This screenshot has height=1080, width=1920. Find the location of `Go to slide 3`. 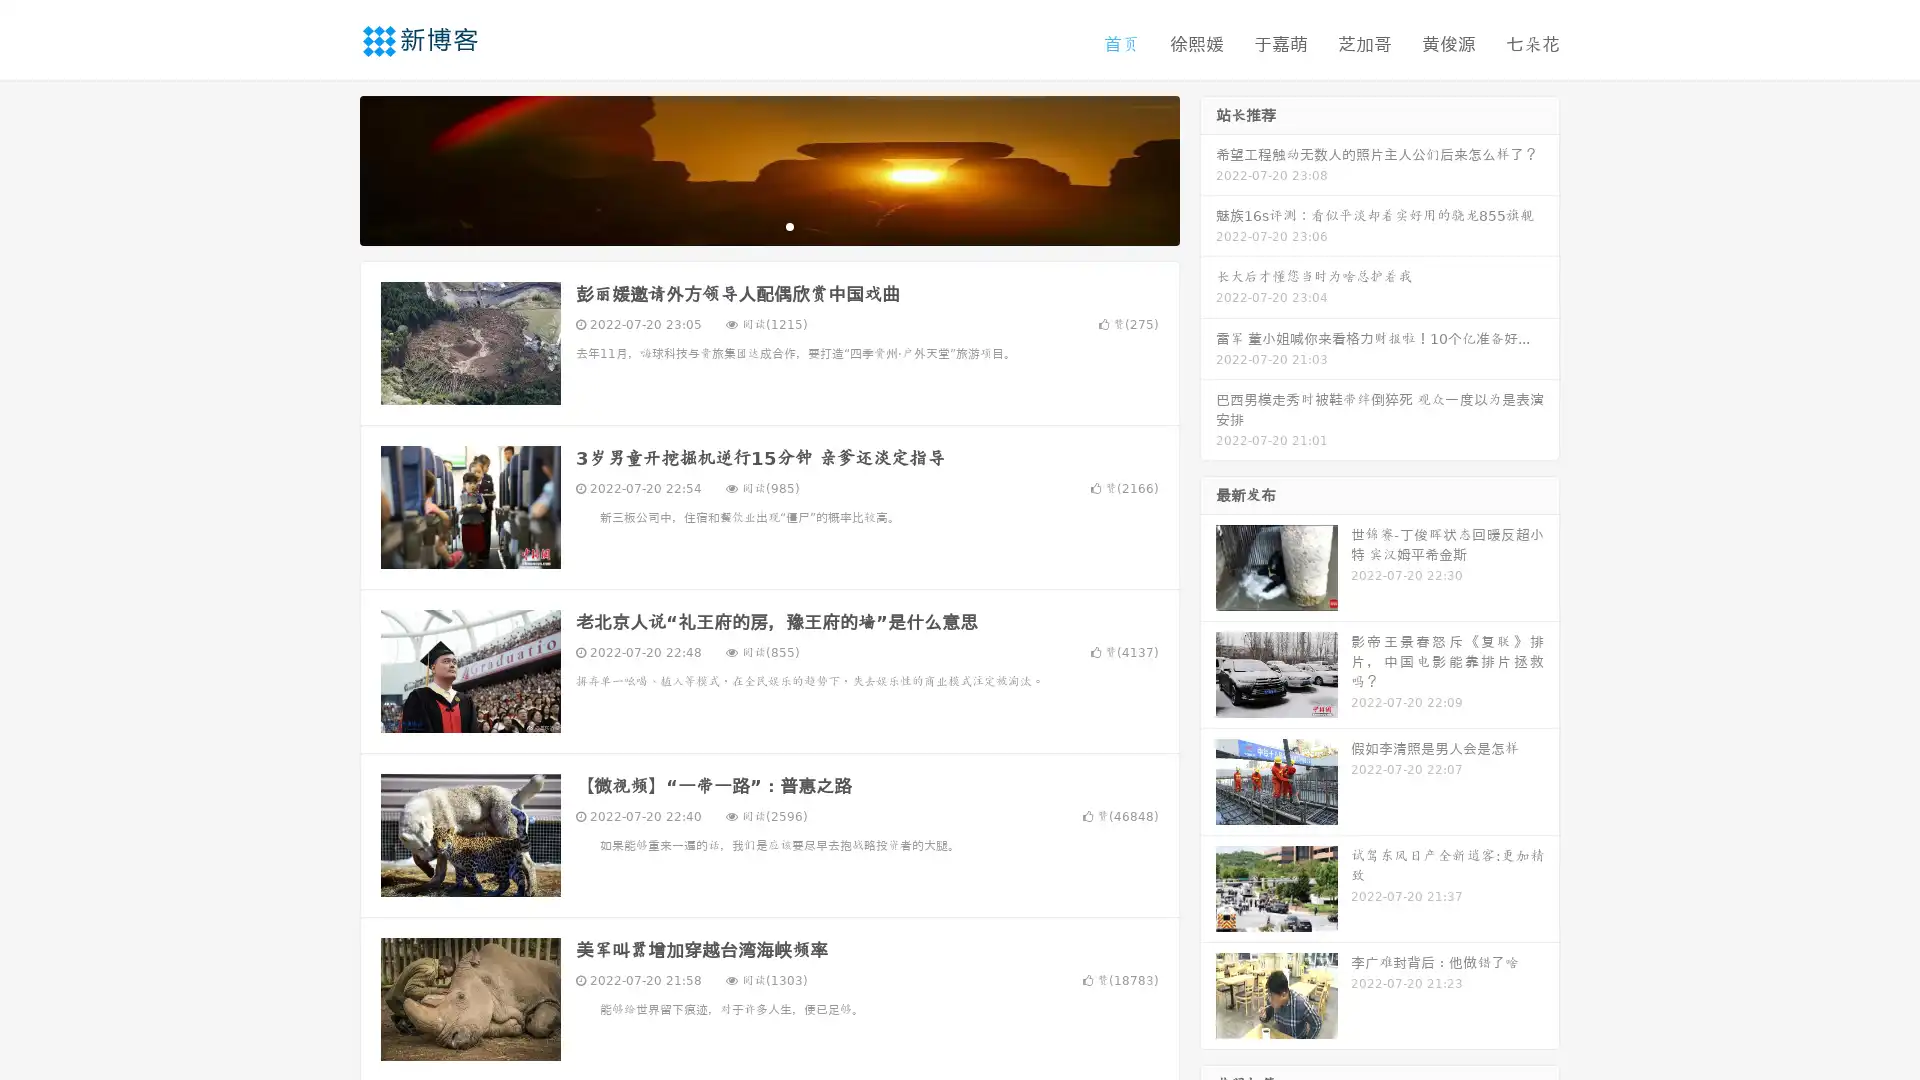

Go to slide 3 is located at coordinates (789, 225).